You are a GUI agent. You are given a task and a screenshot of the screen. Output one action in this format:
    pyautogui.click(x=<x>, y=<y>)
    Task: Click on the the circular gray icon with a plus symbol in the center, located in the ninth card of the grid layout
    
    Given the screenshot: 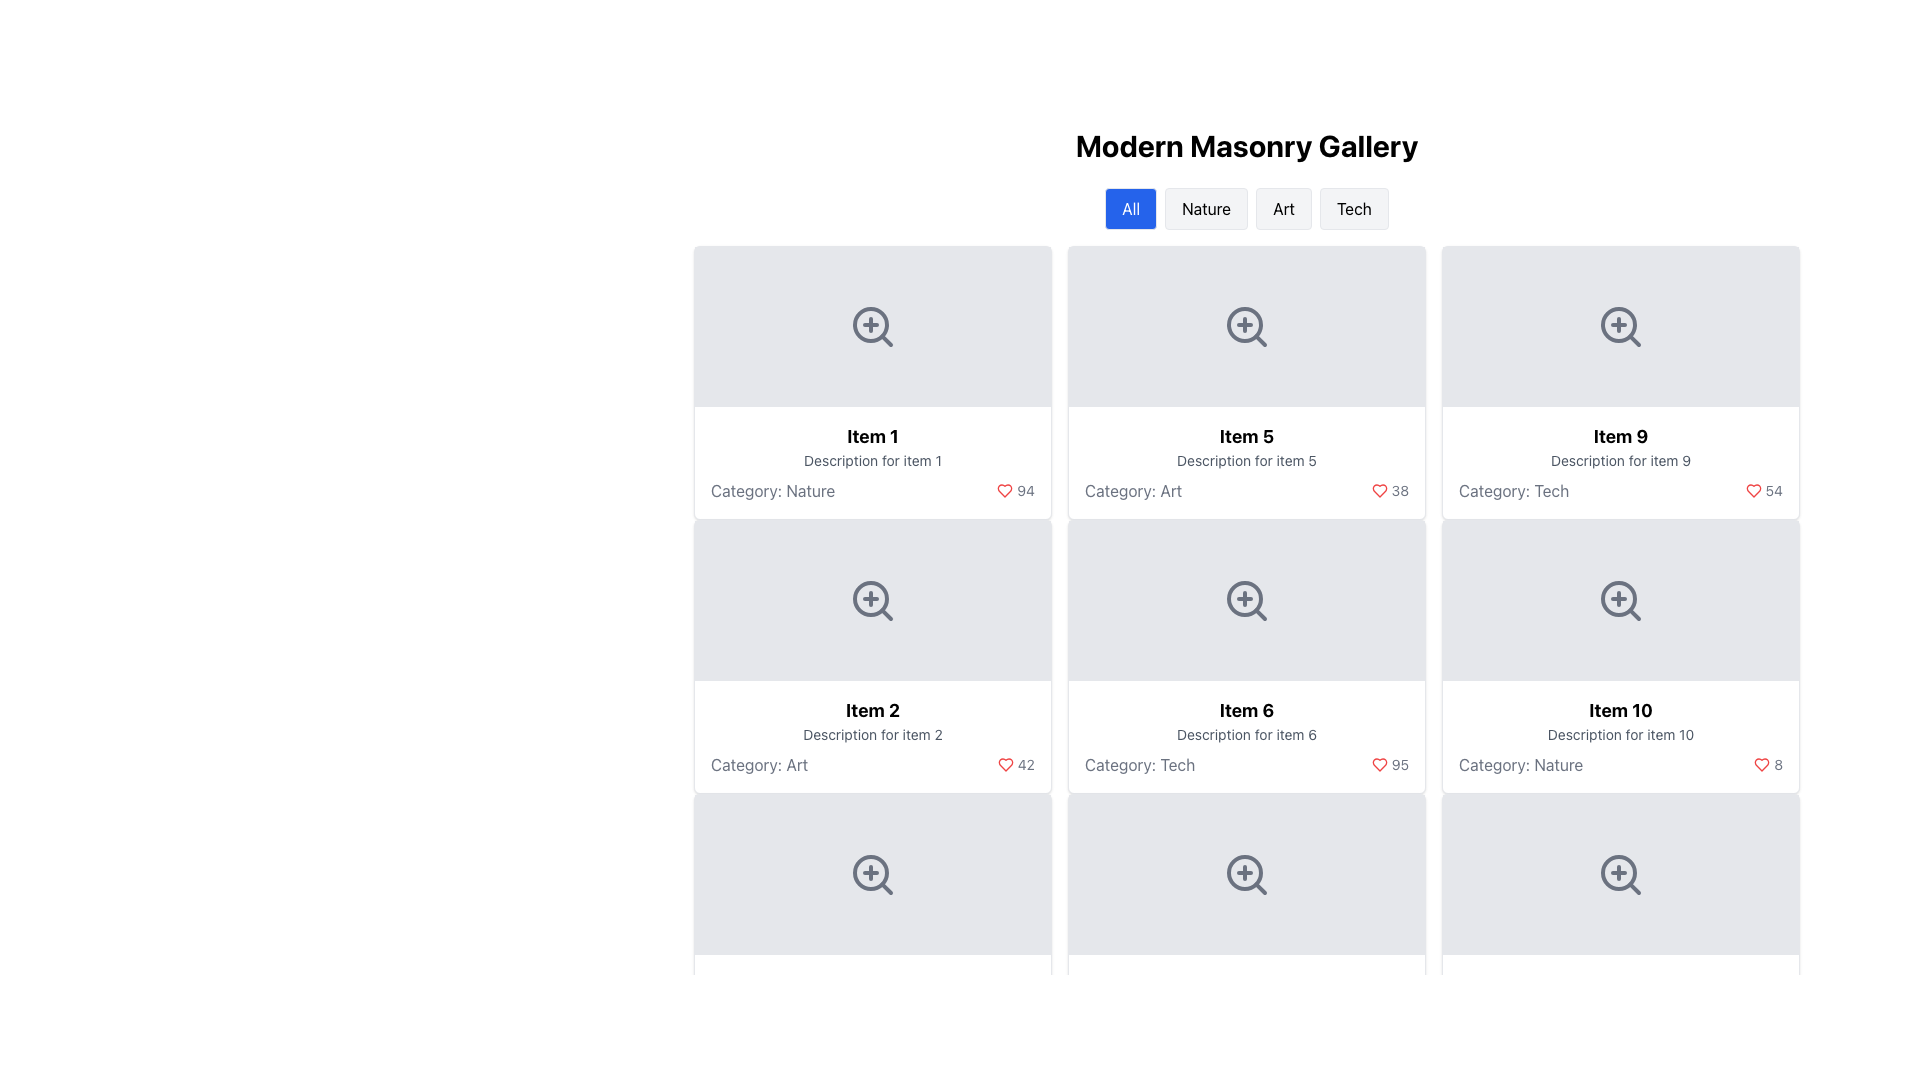 What is the action you would take?
    pyautogui.click(x=1618, y=597)
    